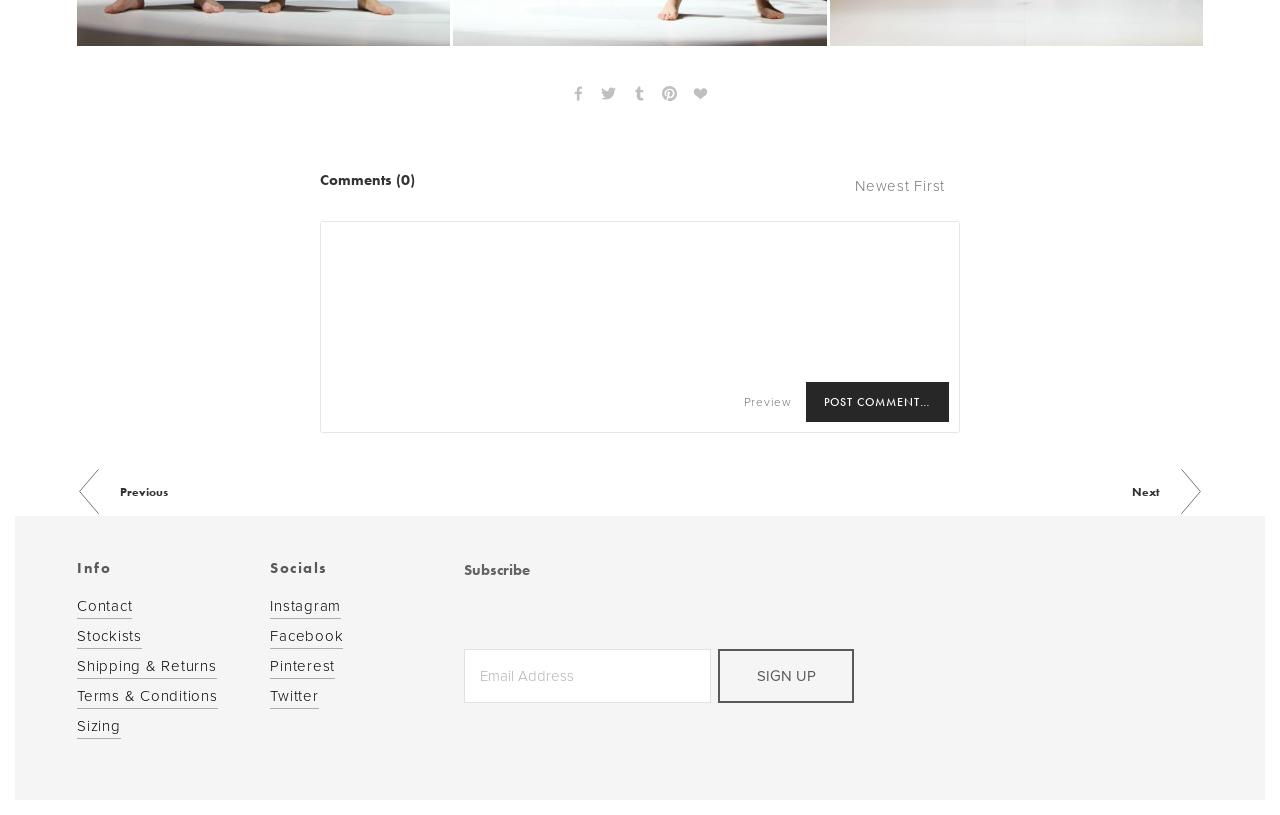 The width and height of the screenshot is (1280, 815). Describe the element at coordinates (97, 725) in the screenshot. I see `'Sizing'` at that location.